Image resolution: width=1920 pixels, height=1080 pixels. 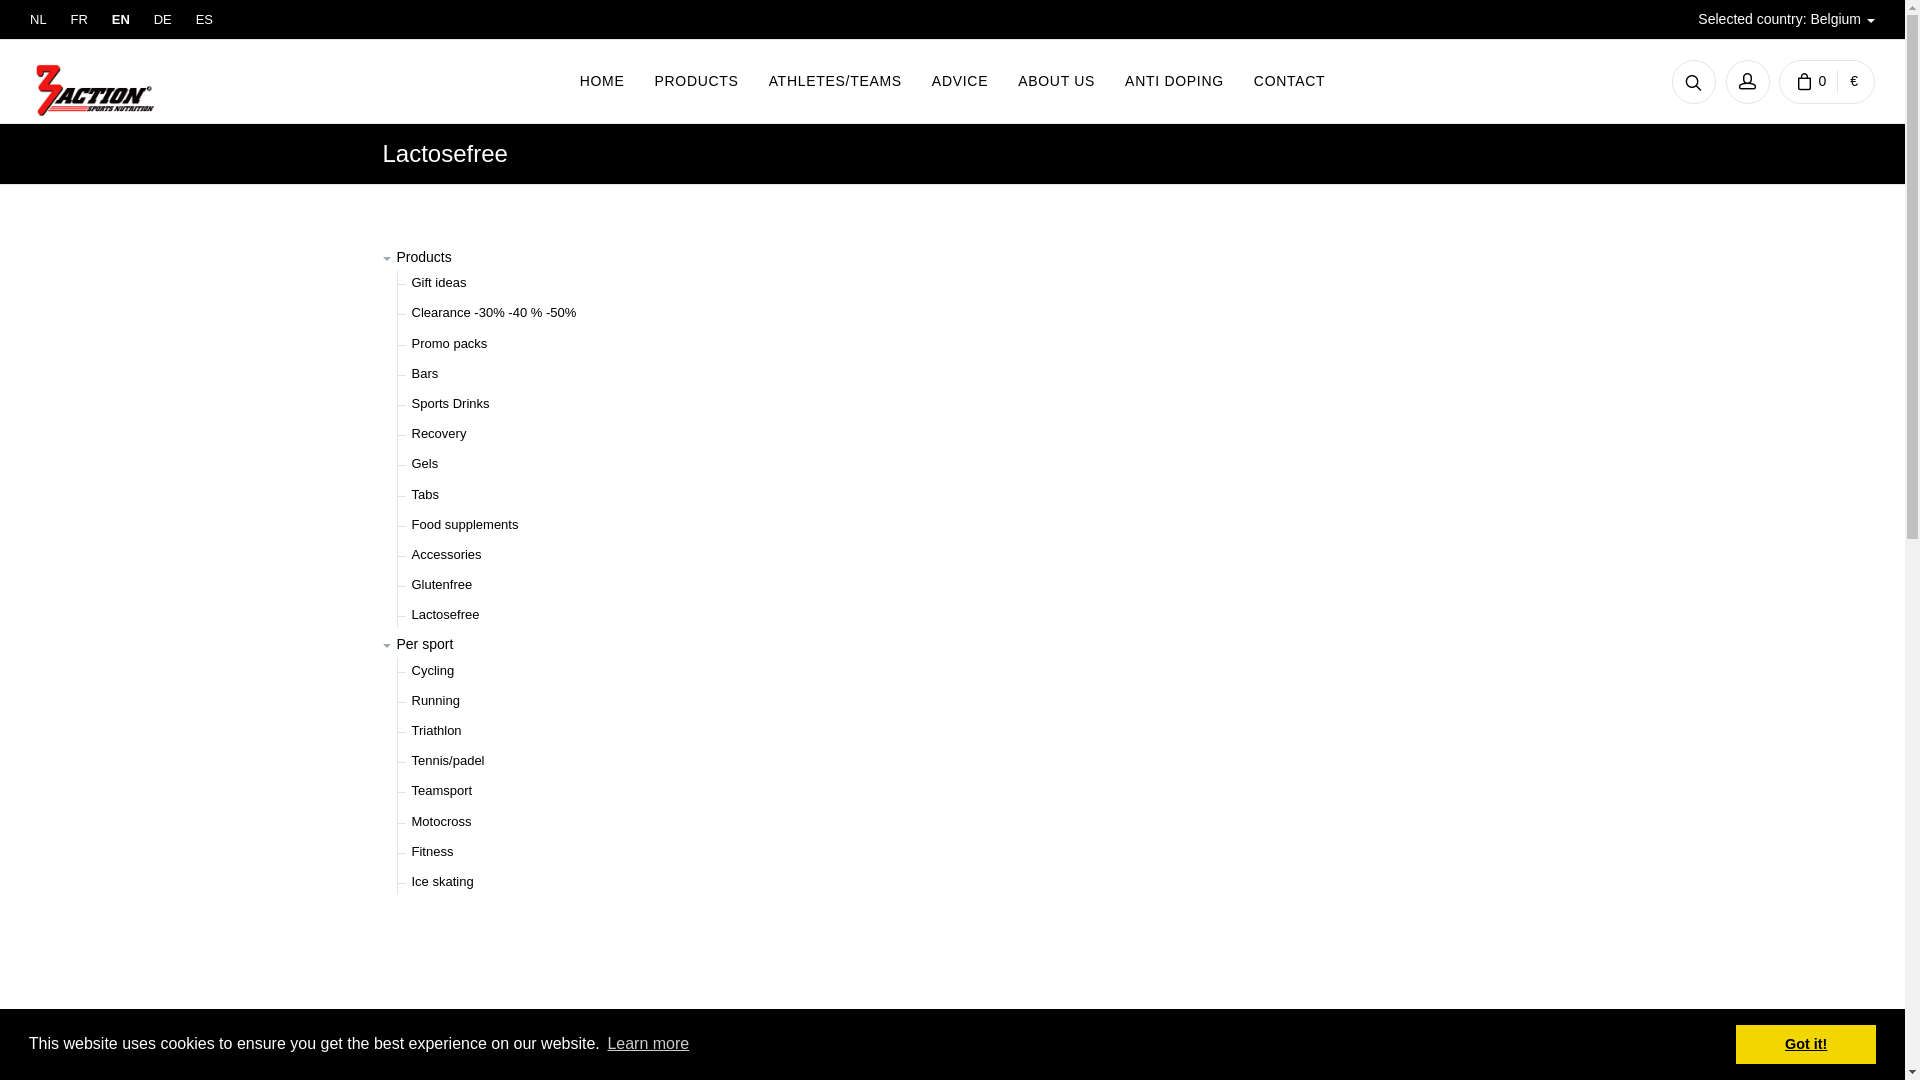 I want to click on 'Food supplements', so click(x=464, y=523).